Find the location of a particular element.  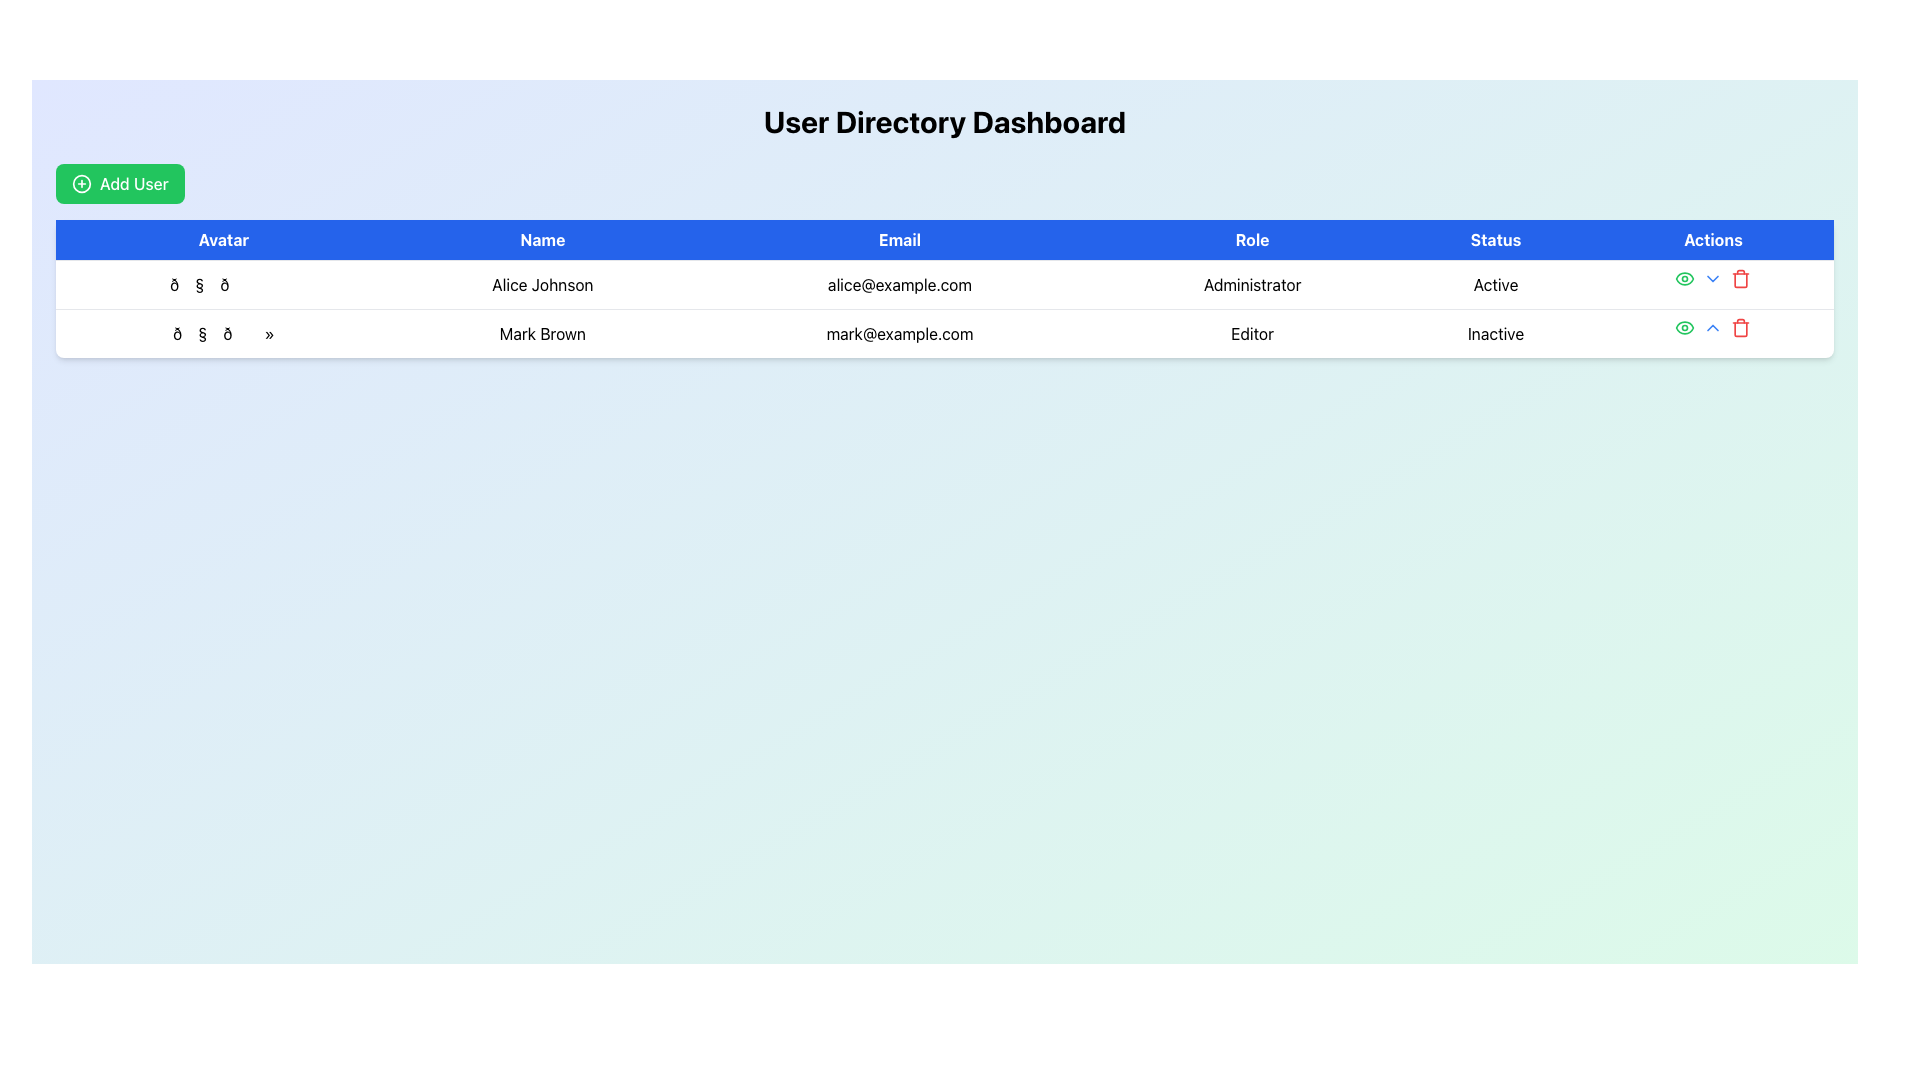

the static text label displaying 'Active' in bold black text, which indicates the status of 'Alice Johnson' in the user directory table is located at coordinates (1495, 285).